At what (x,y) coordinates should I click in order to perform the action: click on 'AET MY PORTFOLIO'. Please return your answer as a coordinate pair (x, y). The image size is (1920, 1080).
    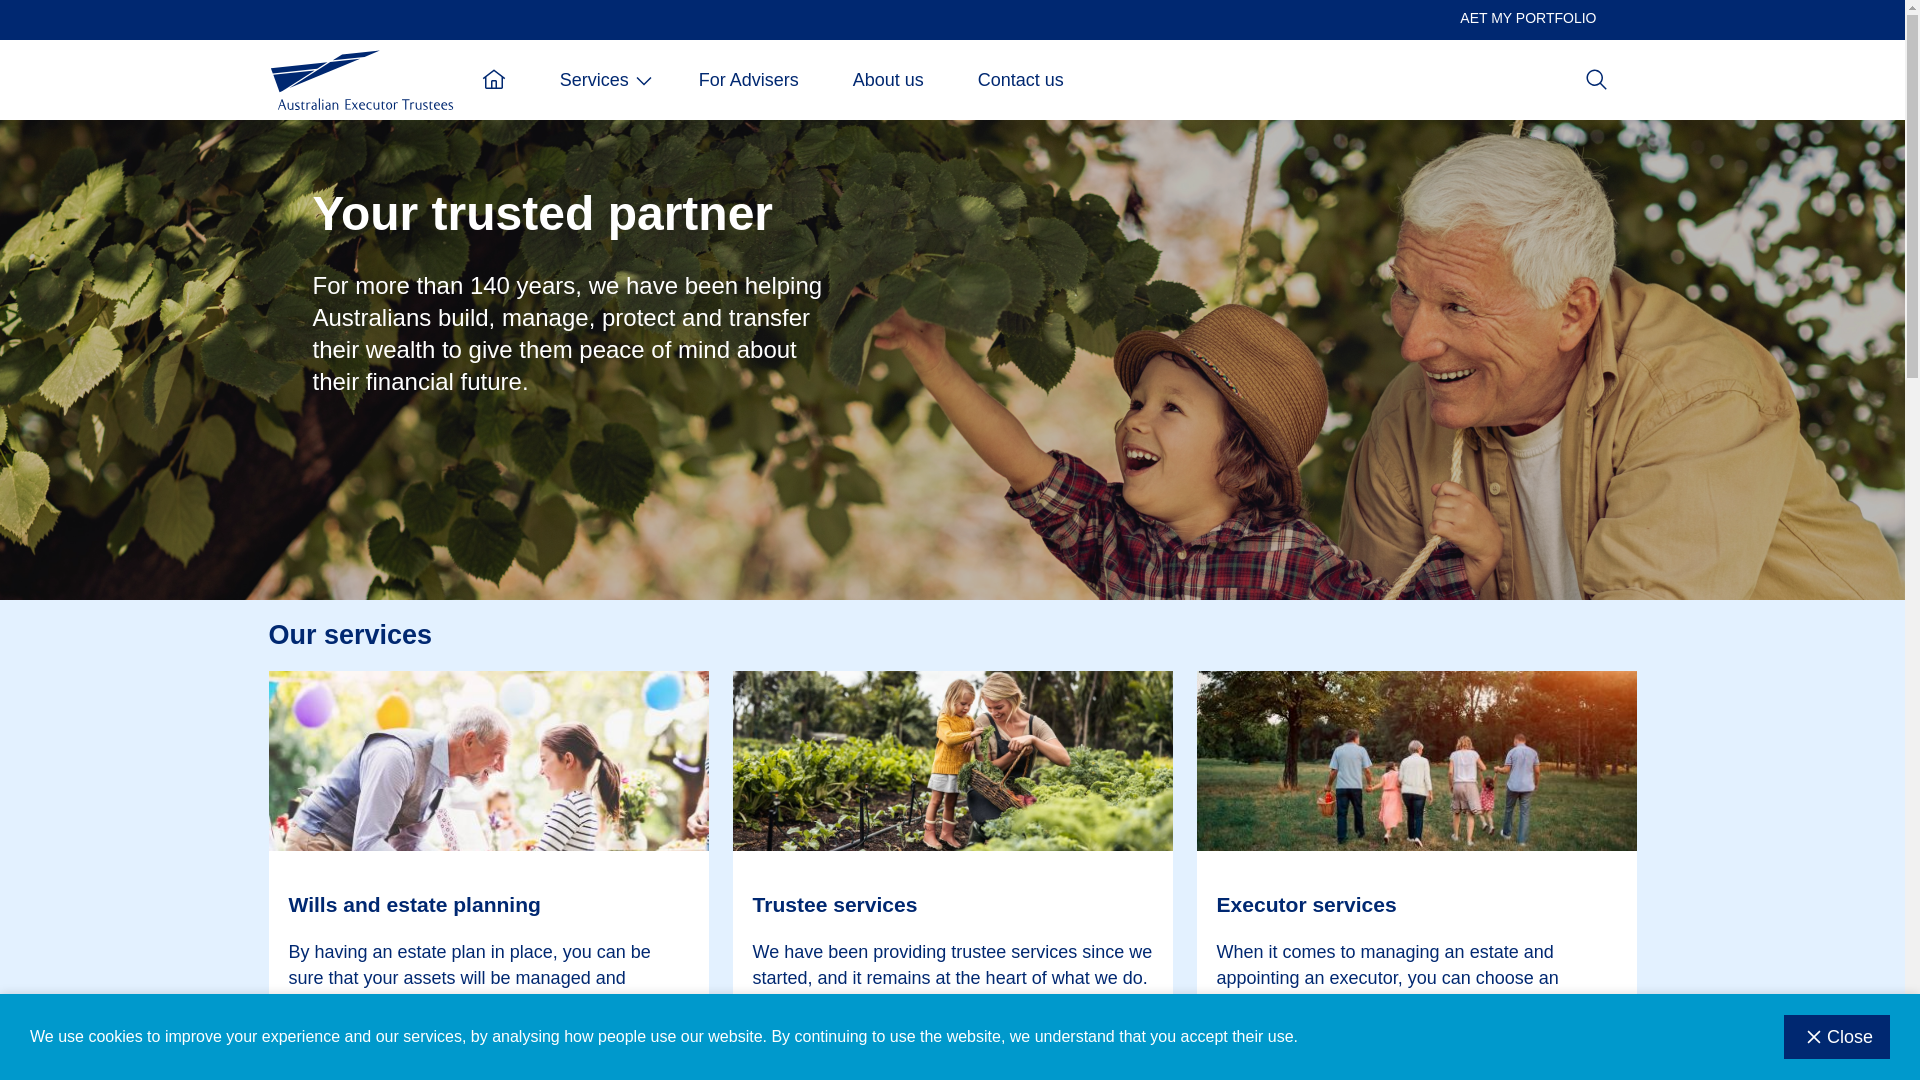
    Looking at the image, I should click on (1444, 18).